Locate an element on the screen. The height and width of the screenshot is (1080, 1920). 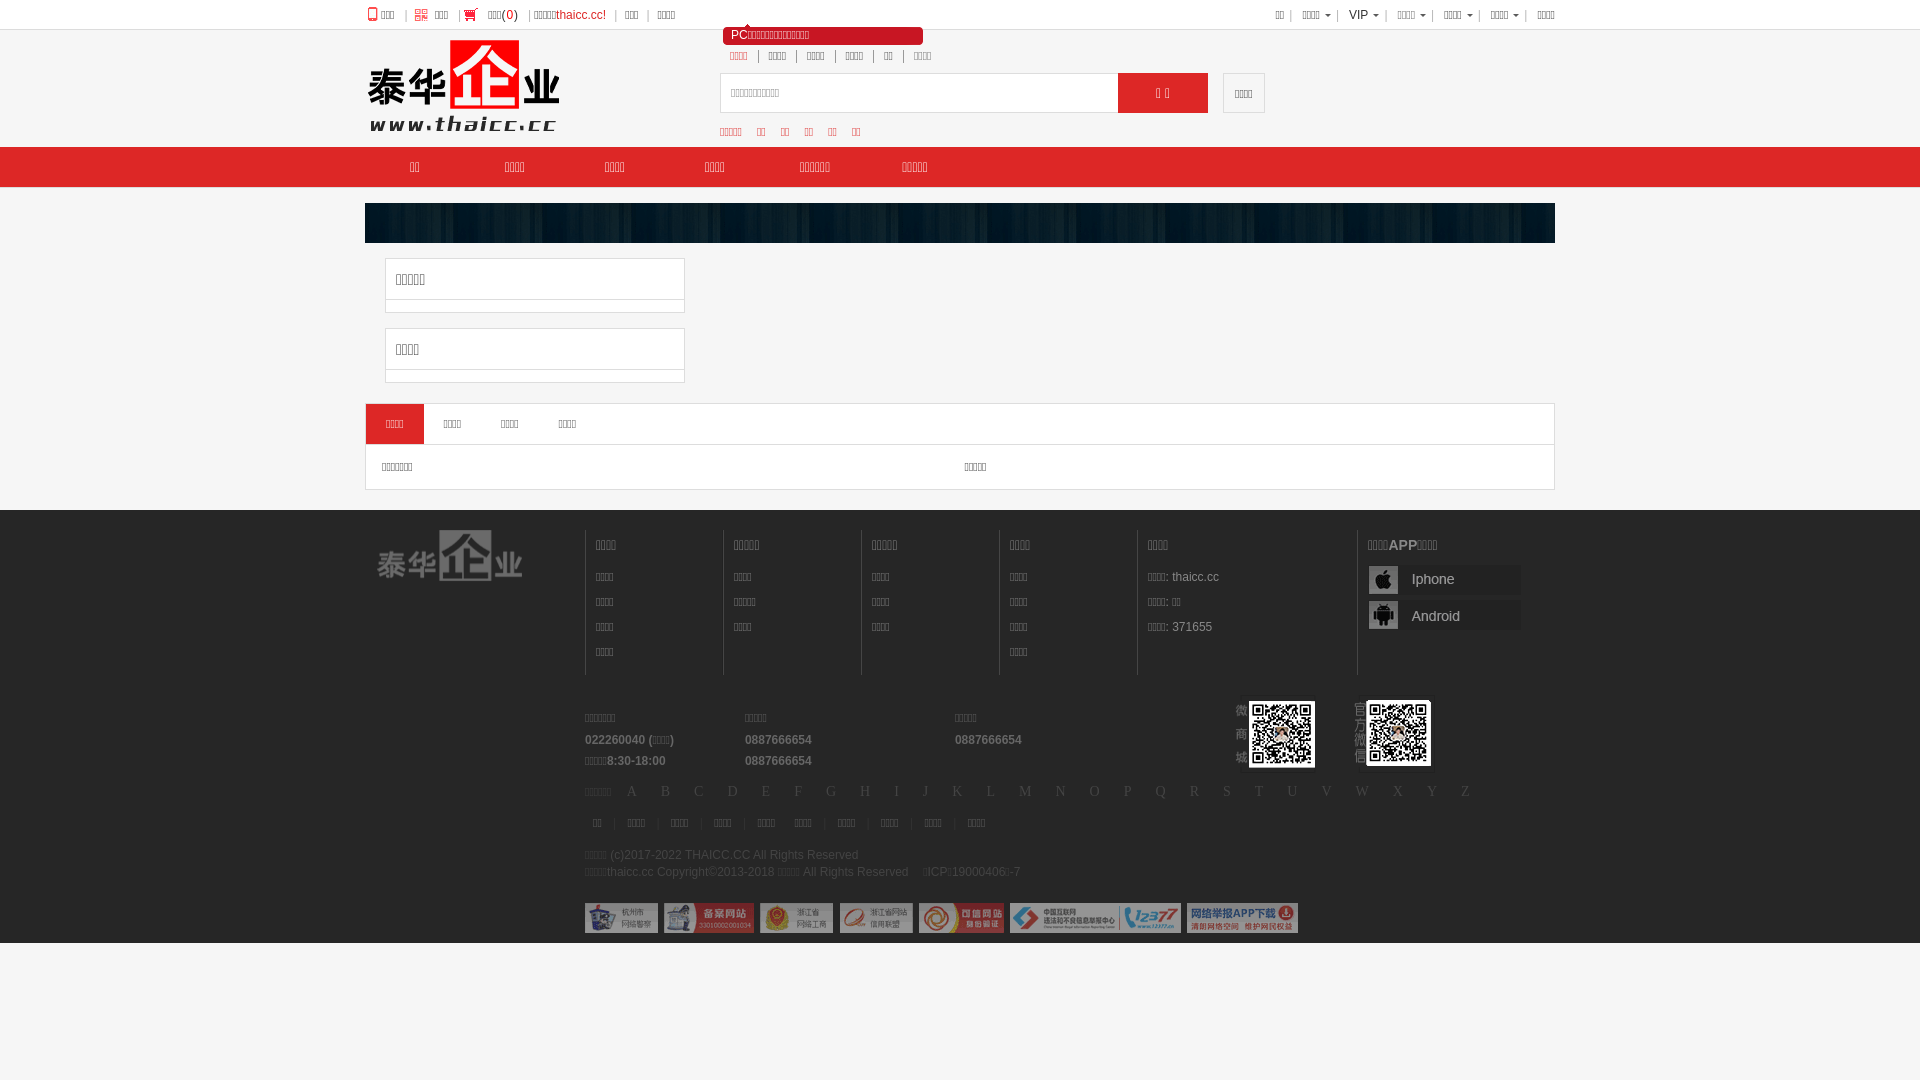
'X' is located at coordinates (1396, 790).